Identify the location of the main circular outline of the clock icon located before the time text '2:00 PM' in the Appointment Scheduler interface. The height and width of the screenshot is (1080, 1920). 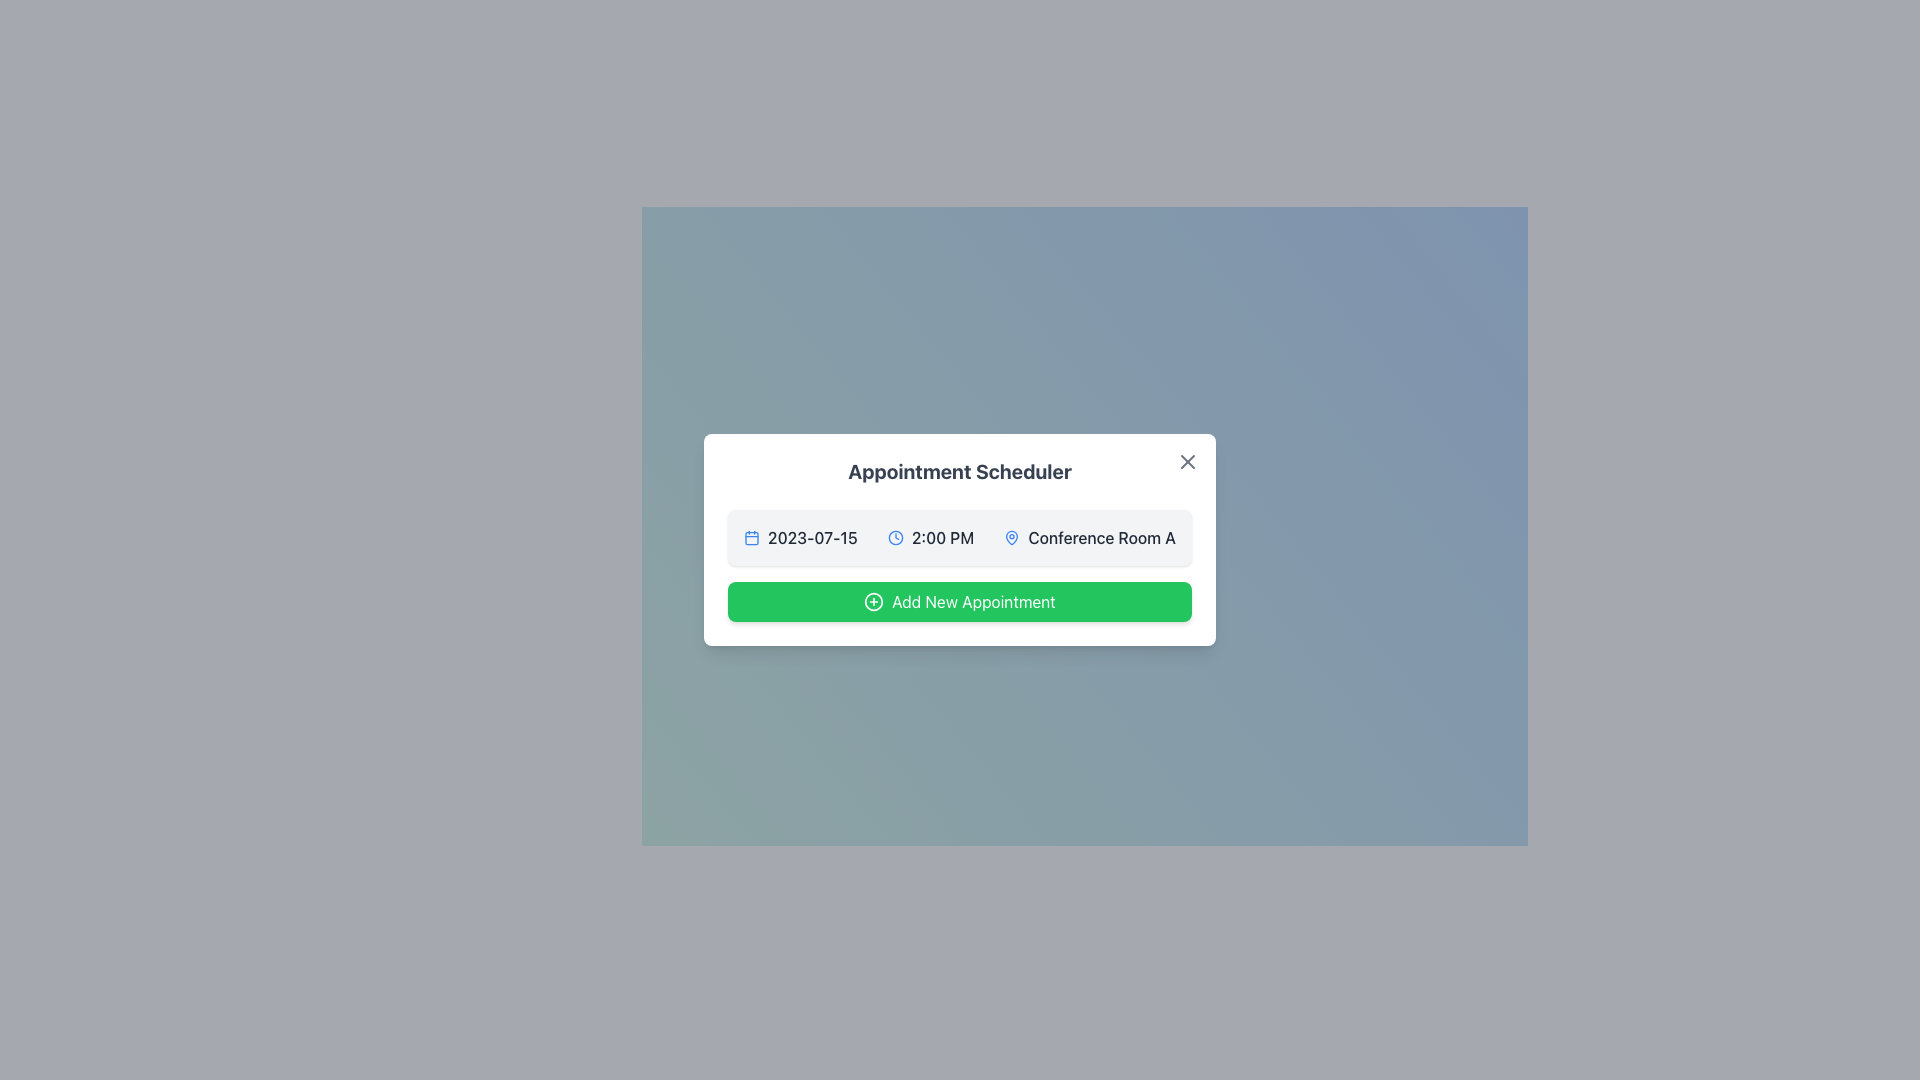
(894, 536).